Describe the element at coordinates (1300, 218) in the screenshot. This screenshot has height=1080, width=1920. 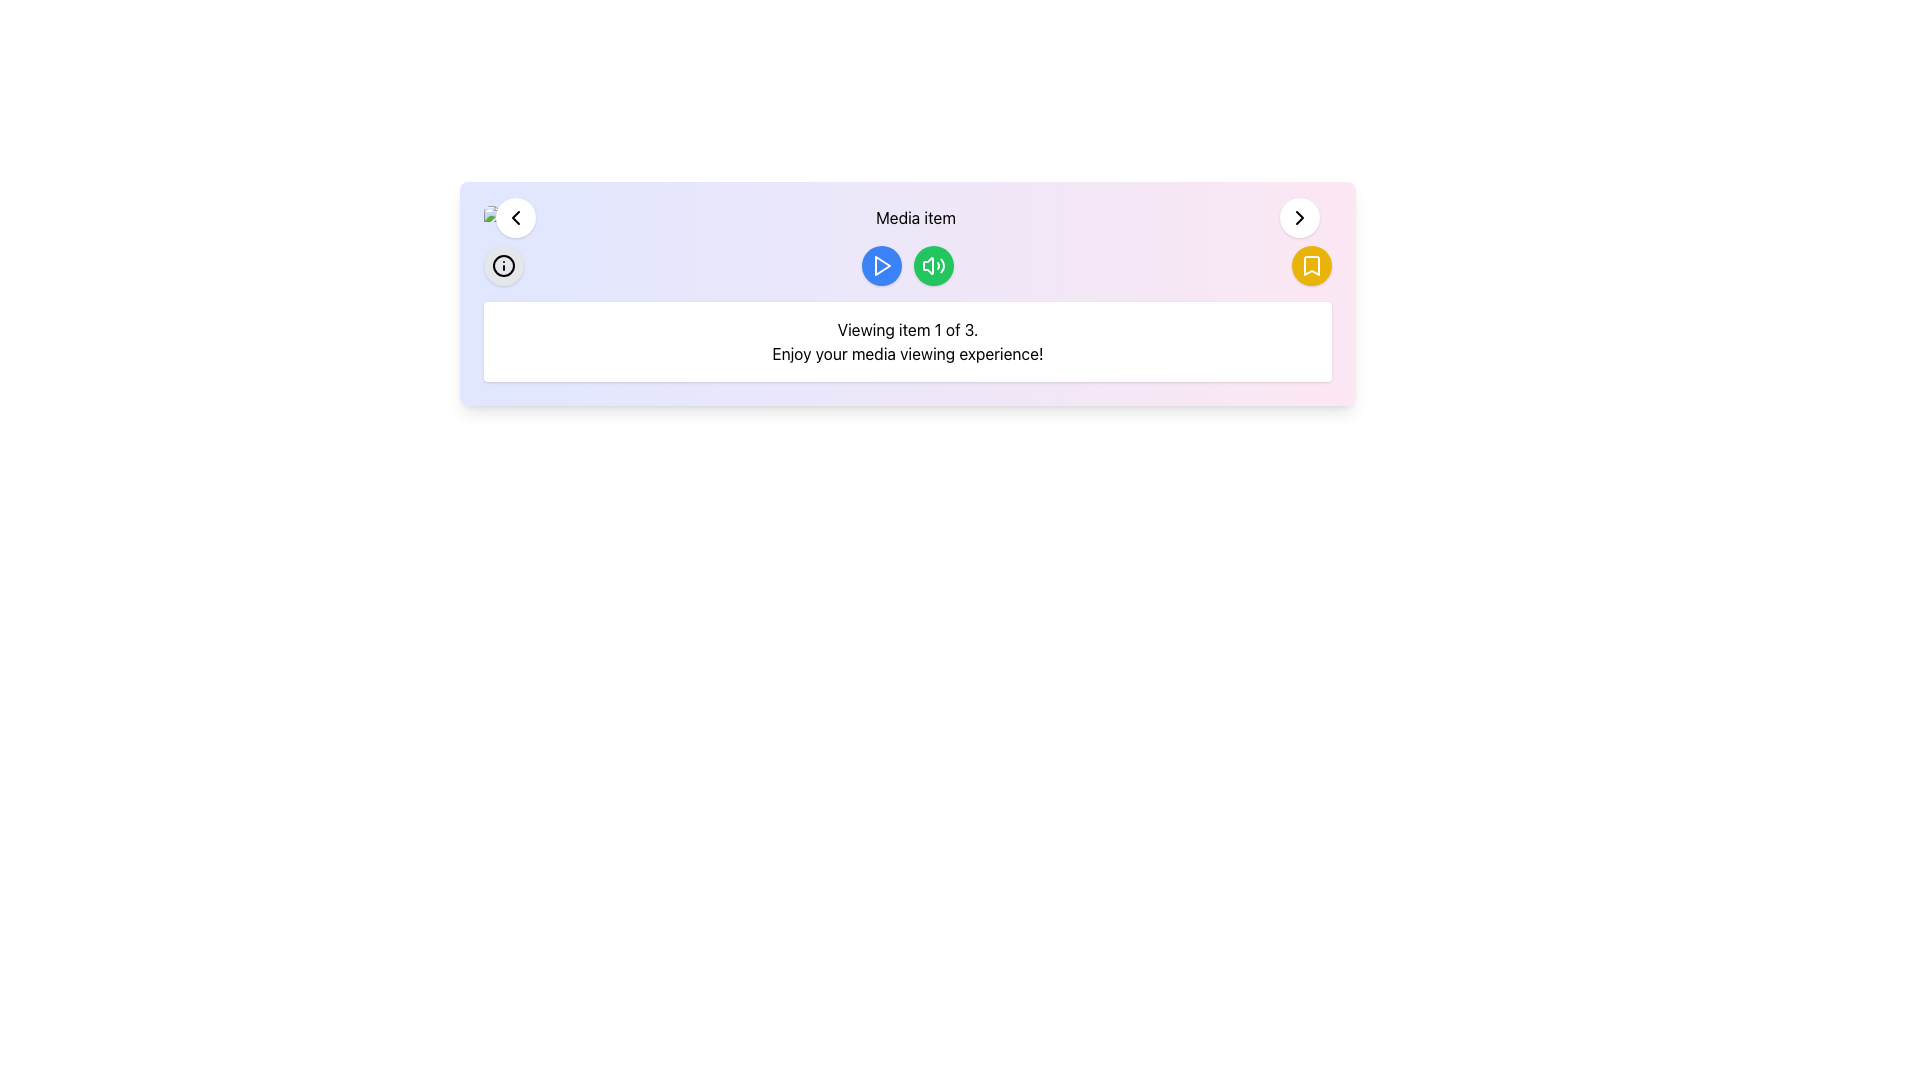
I see `the right-pointing chevron icon located within the circular button at the top-right of the primary interface section` at that location.